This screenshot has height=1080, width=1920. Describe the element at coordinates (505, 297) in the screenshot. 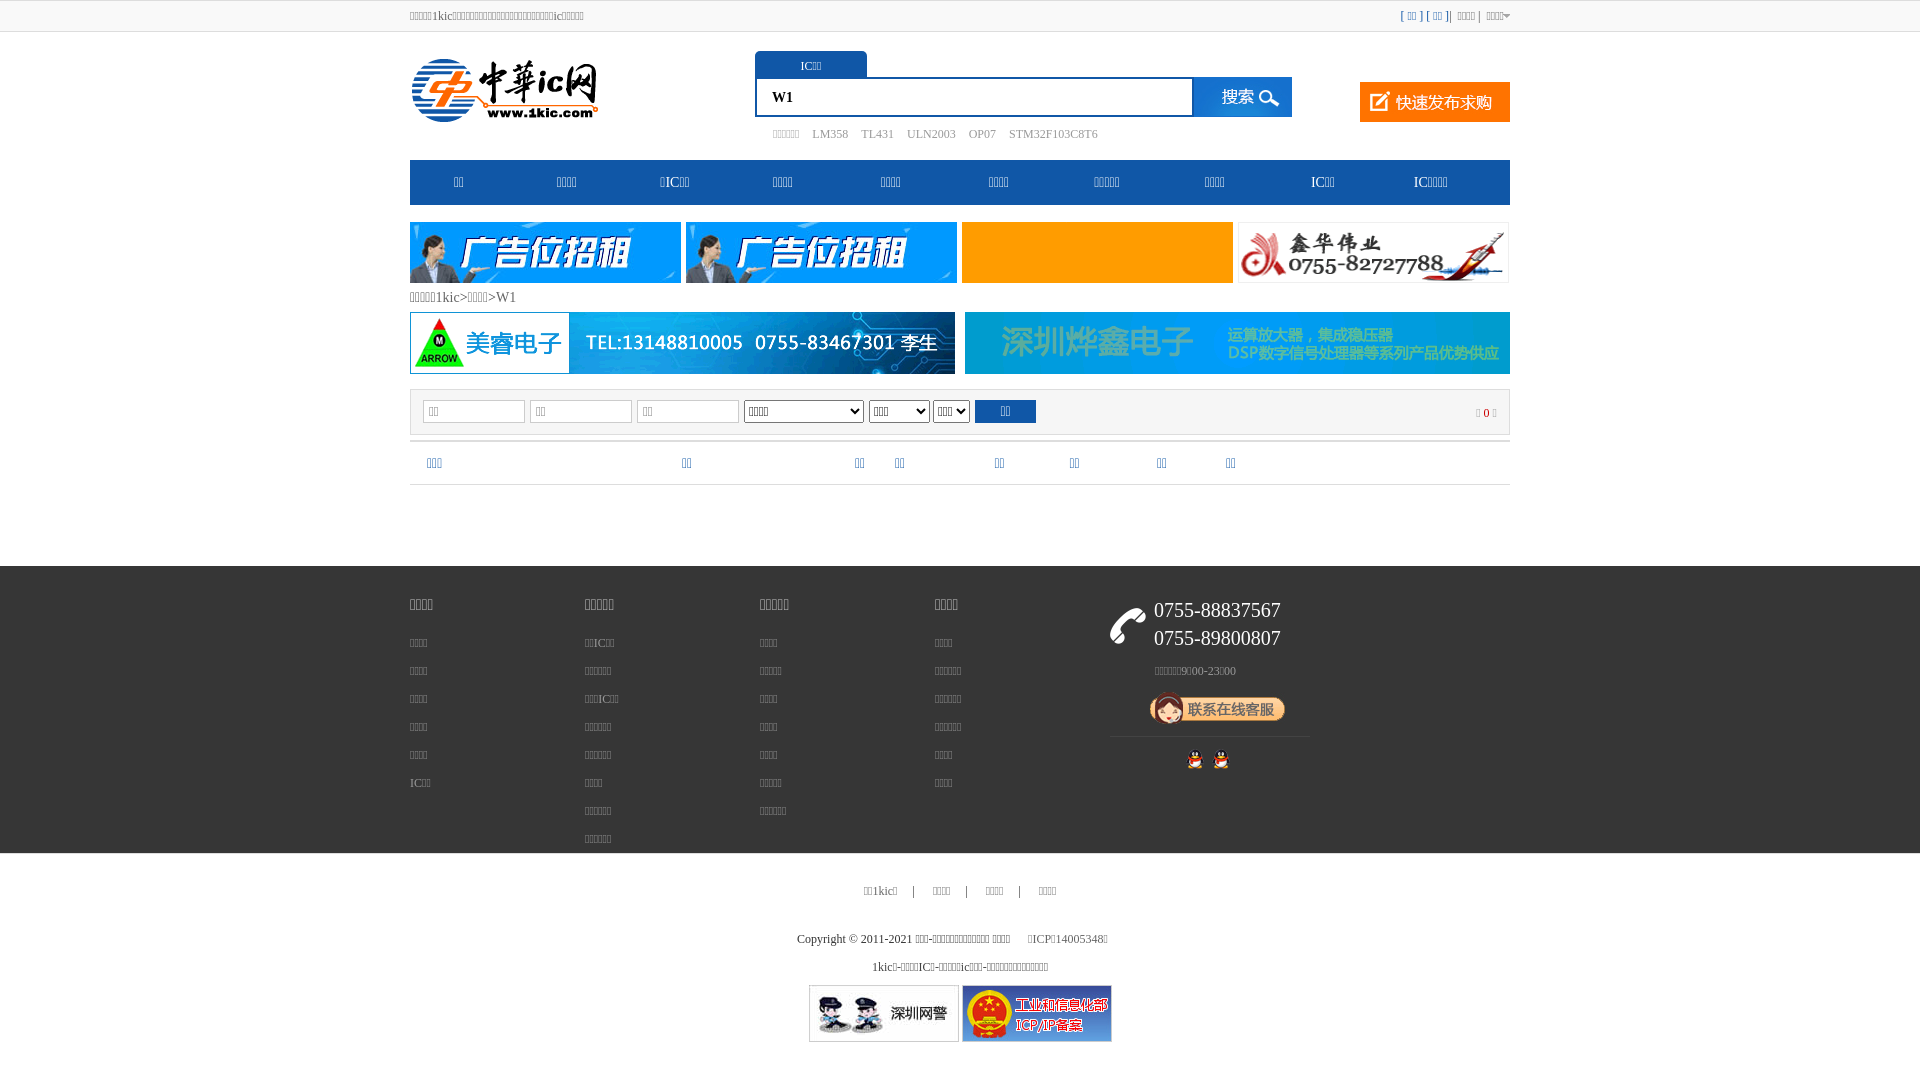

I see `'W1'` at that location.